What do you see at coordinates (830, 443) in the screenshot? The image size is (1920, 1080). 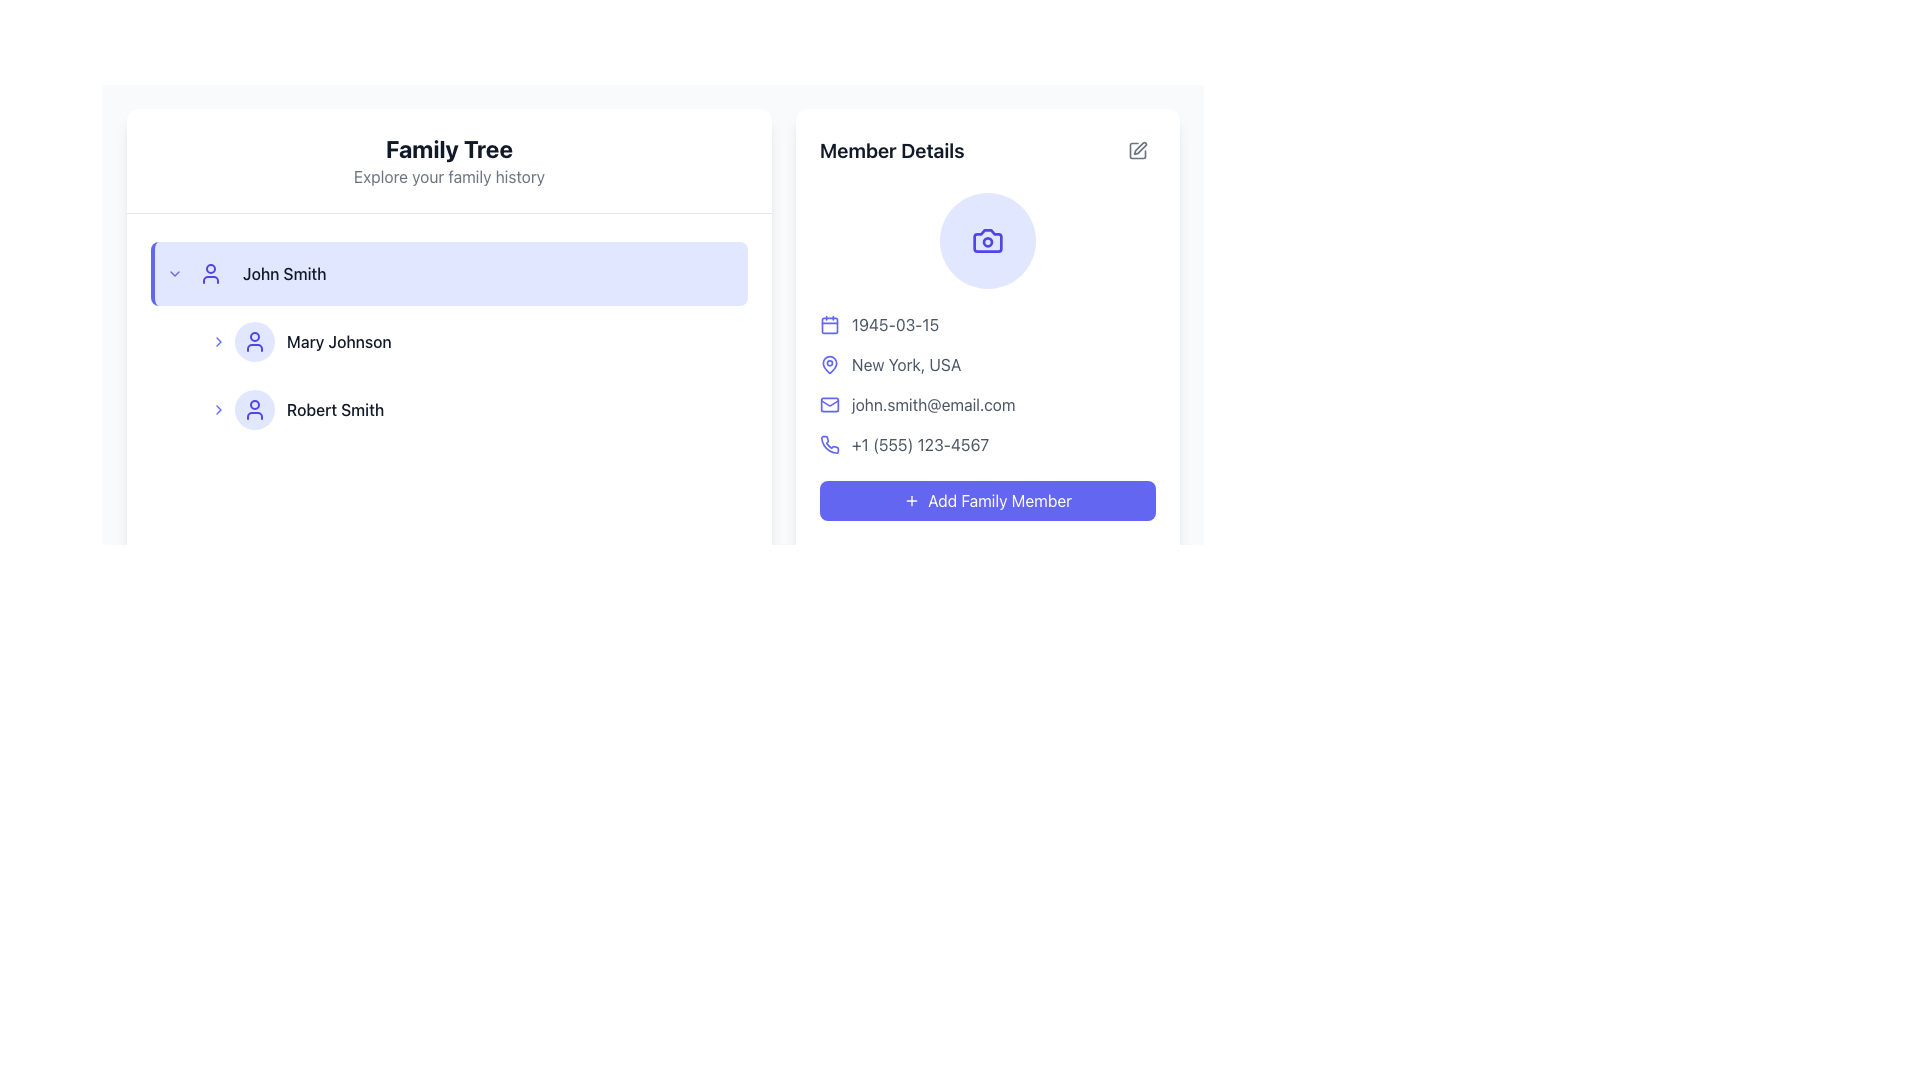 I see `the phone details icon located in the 'Member Details' section, which is positioned to the left of the phone number '+1 (555) 123-4567'` at bounding box center [830, 443].